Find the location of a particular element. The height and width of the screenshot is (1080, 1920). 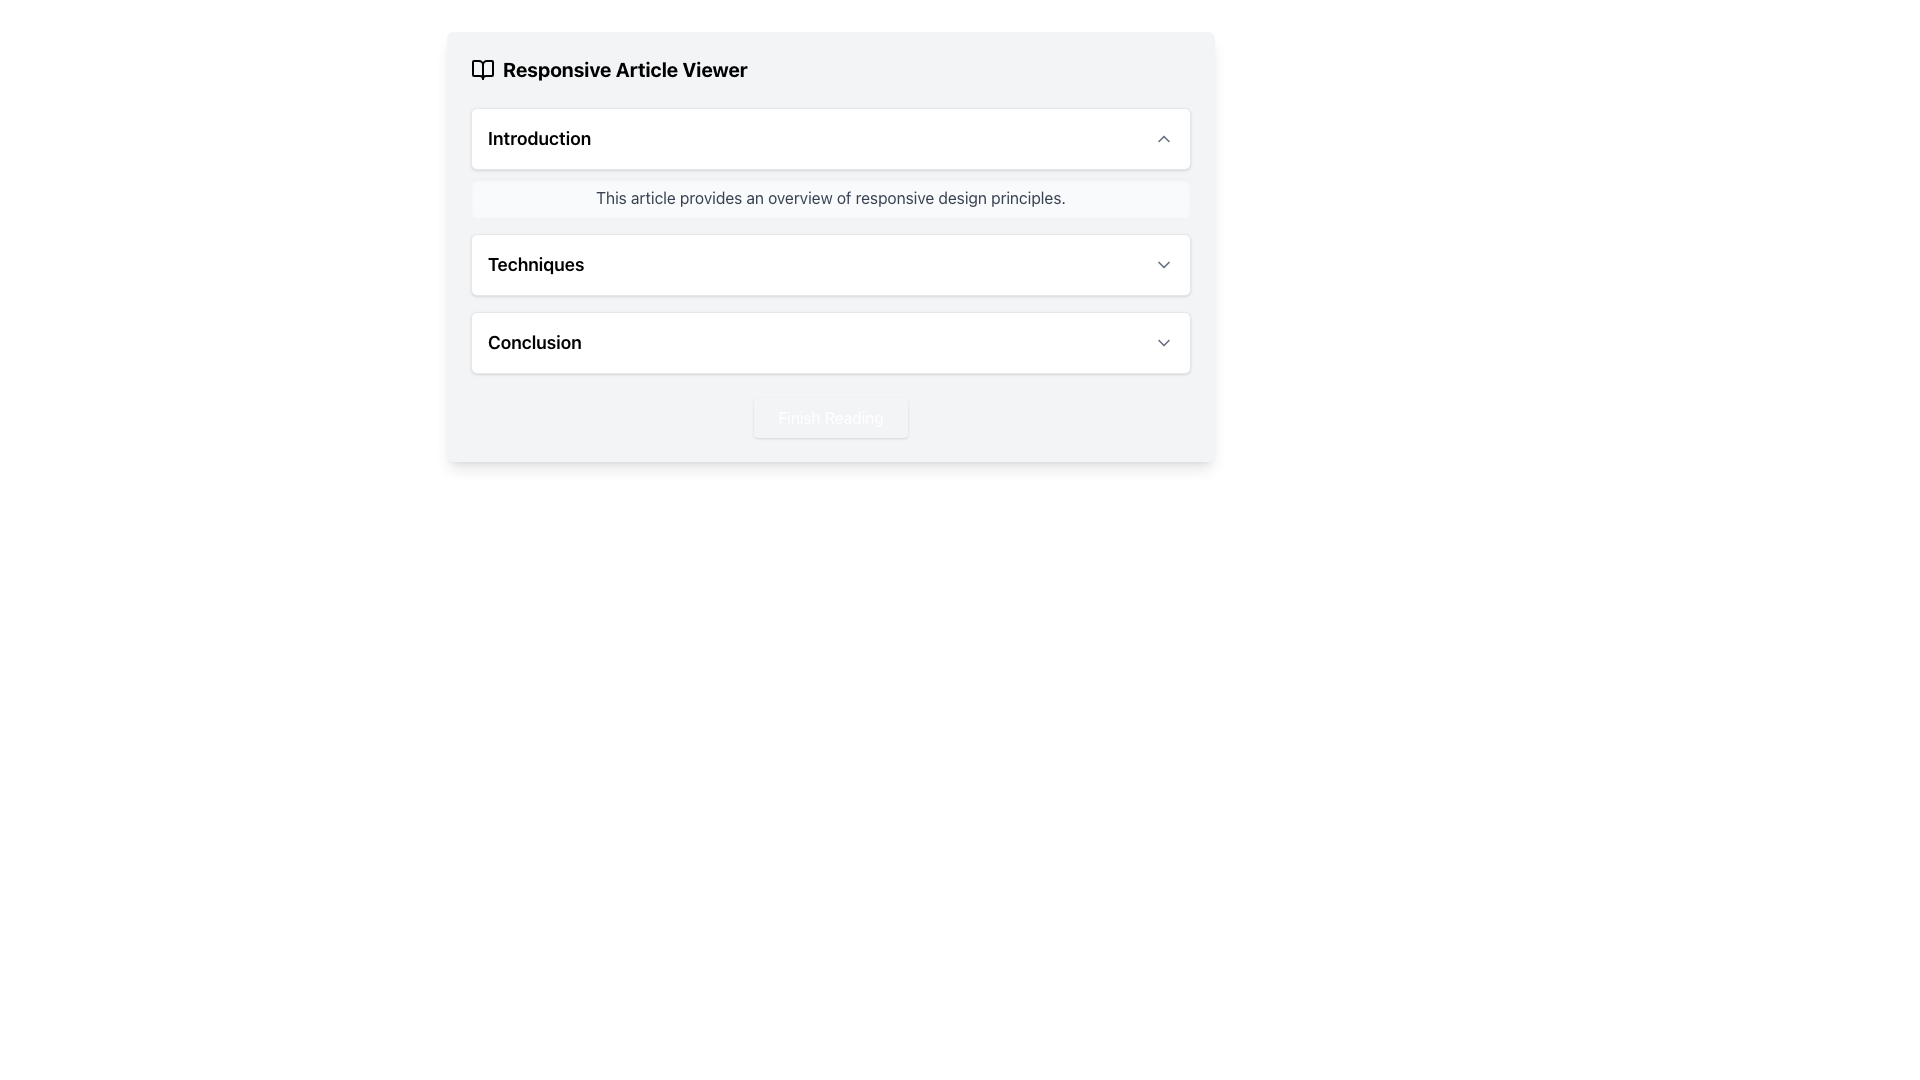

text label that displays 'Responsive Article Viewer', located in the top-left section of a card layout, next to a book icon is located at coordinates (624, 68).